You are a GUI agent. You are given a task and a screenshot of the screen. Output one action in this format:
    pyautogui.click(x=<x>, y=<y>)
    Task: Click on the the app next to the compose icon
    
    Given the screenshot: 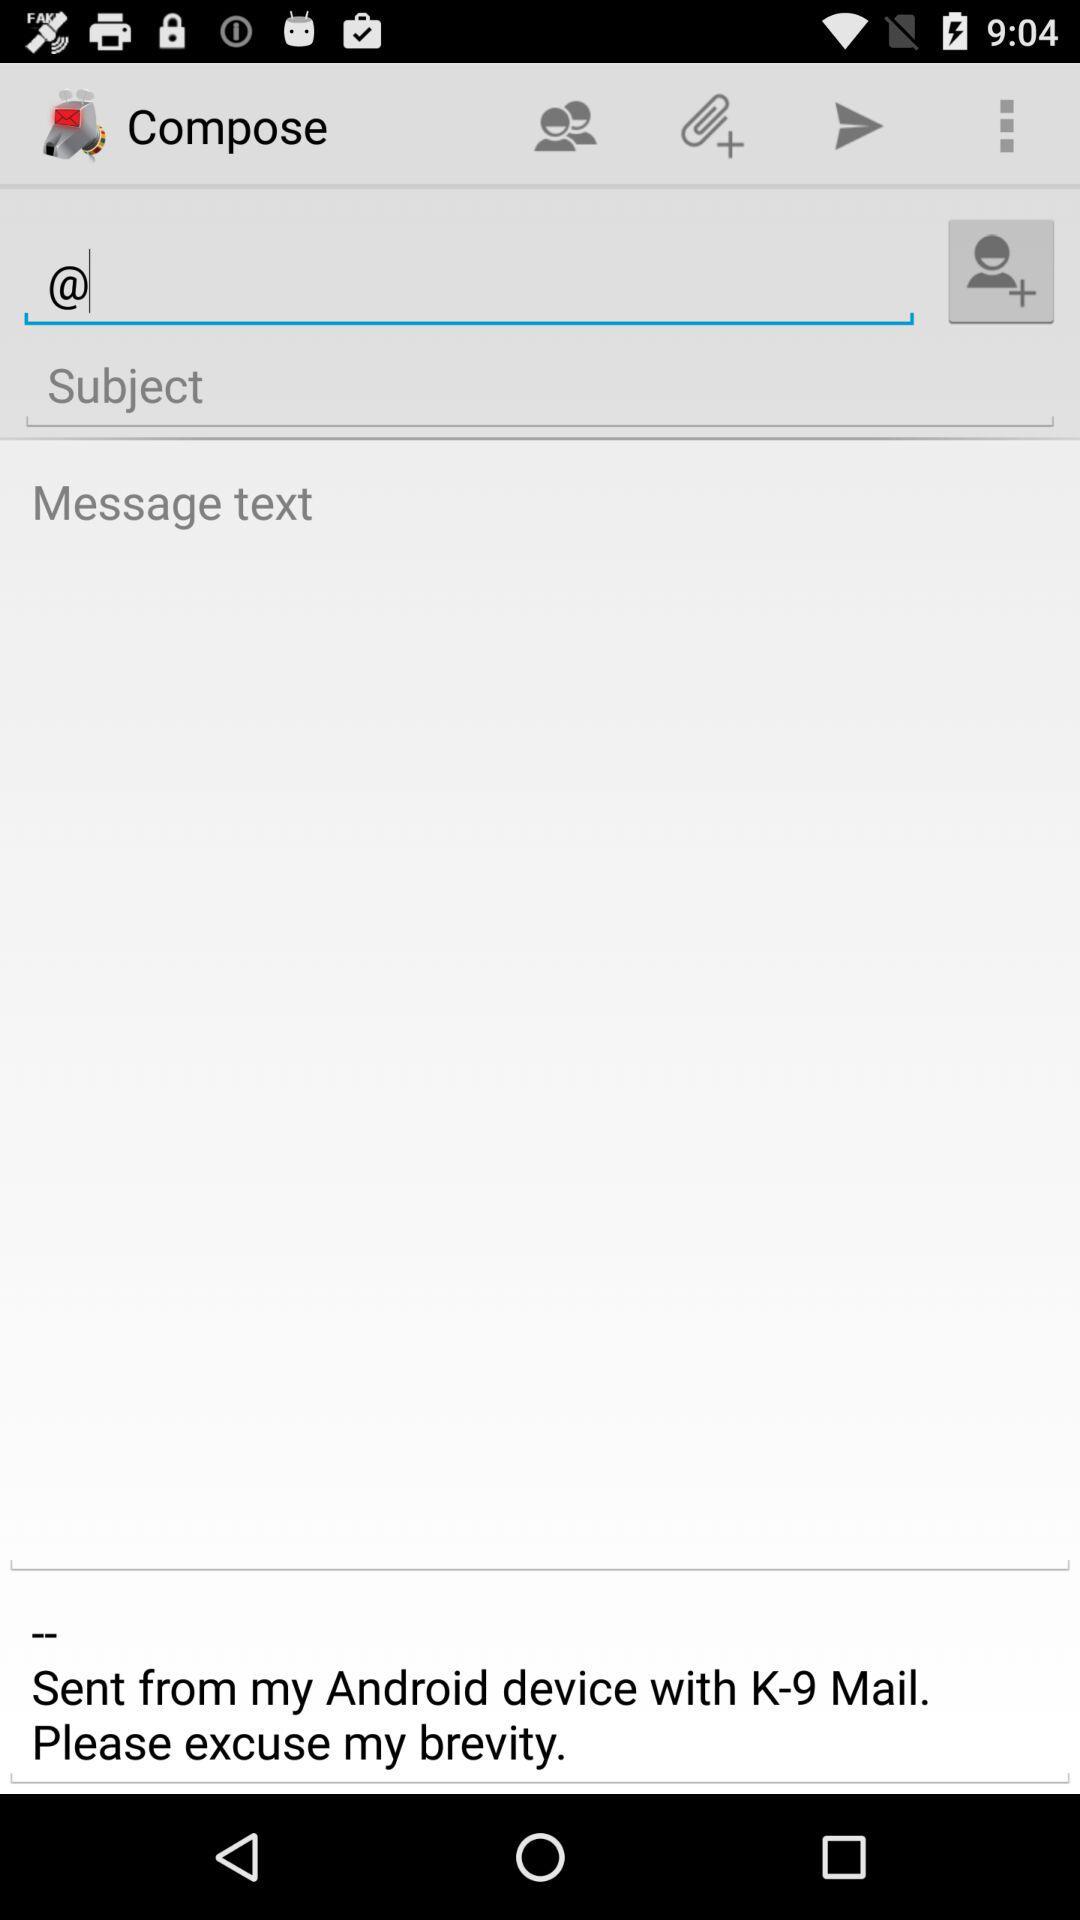 What is the action you would take?
    pyautogui.click(x=565, y=124)
    